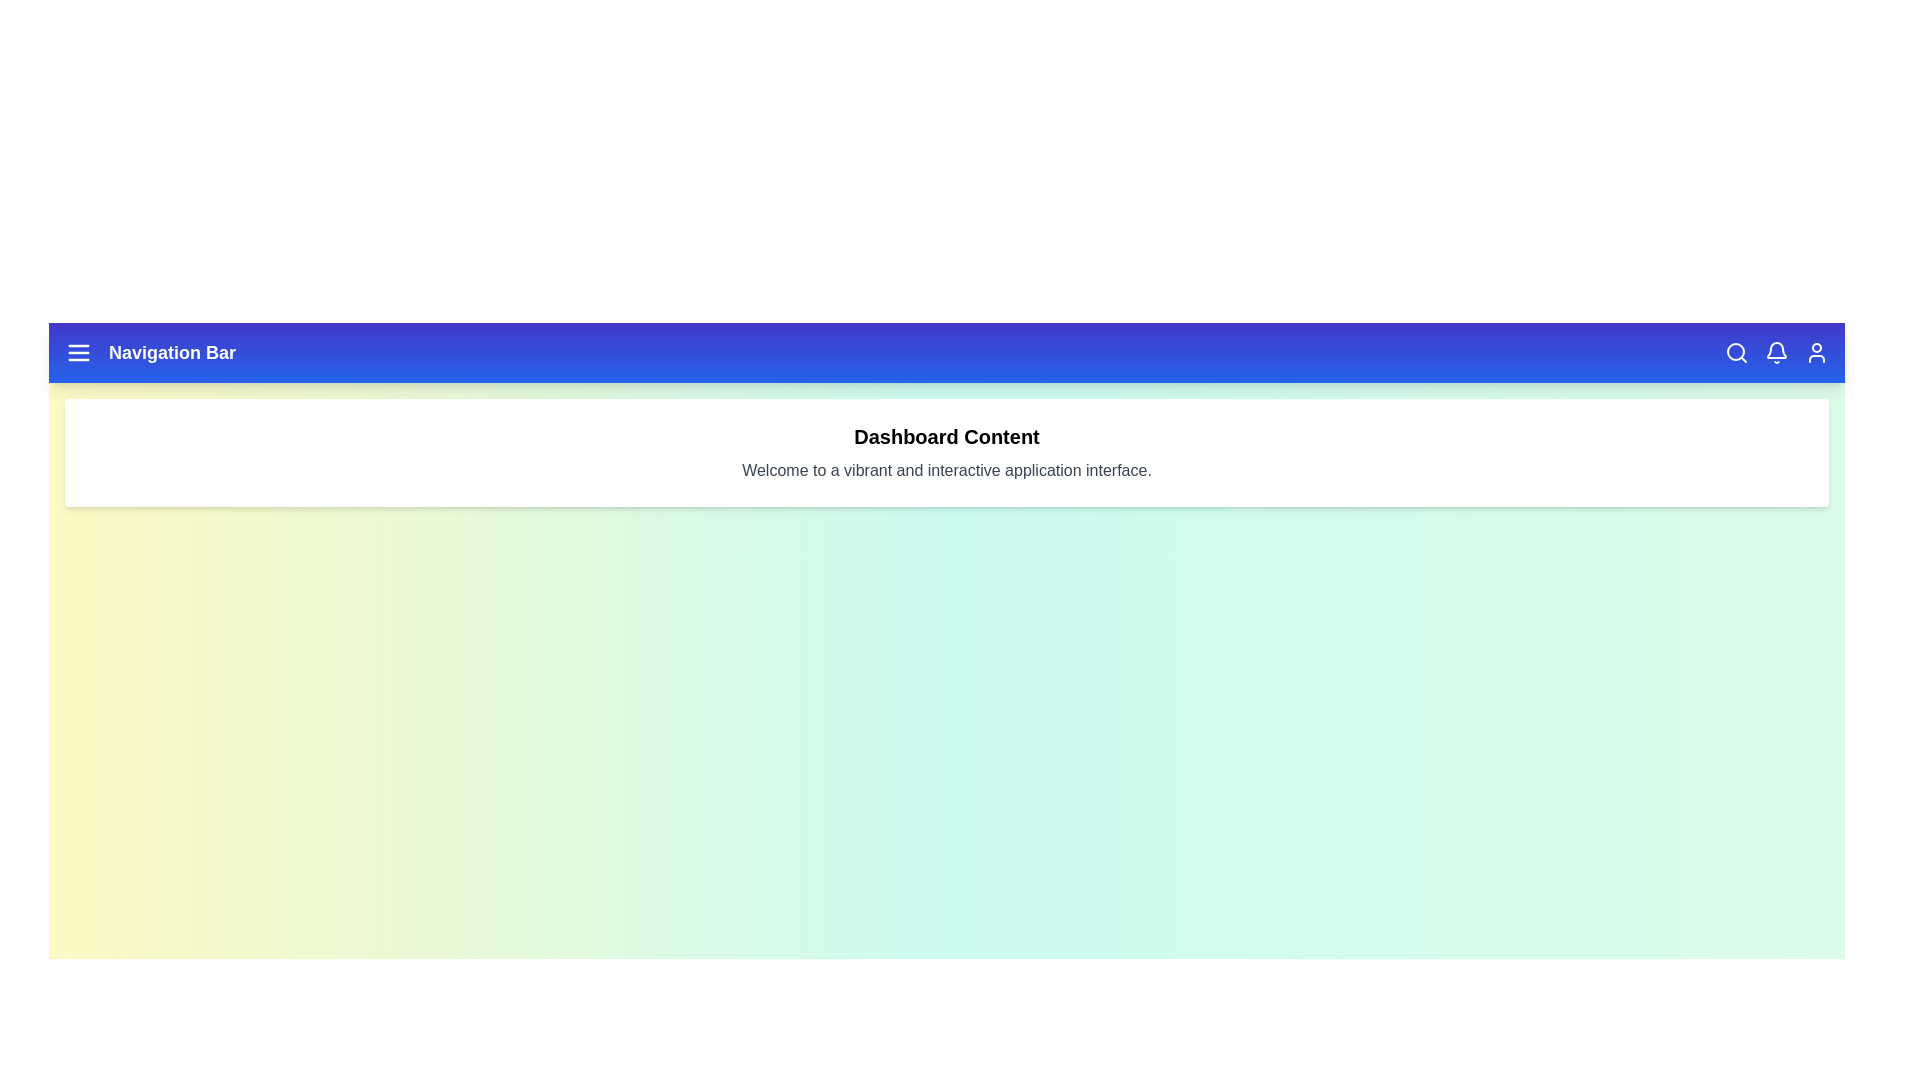 Image resolution: width=1920 pixels, height=1080 pixels. I want to click on the search icon to initiate a search, so click(1736, 352).